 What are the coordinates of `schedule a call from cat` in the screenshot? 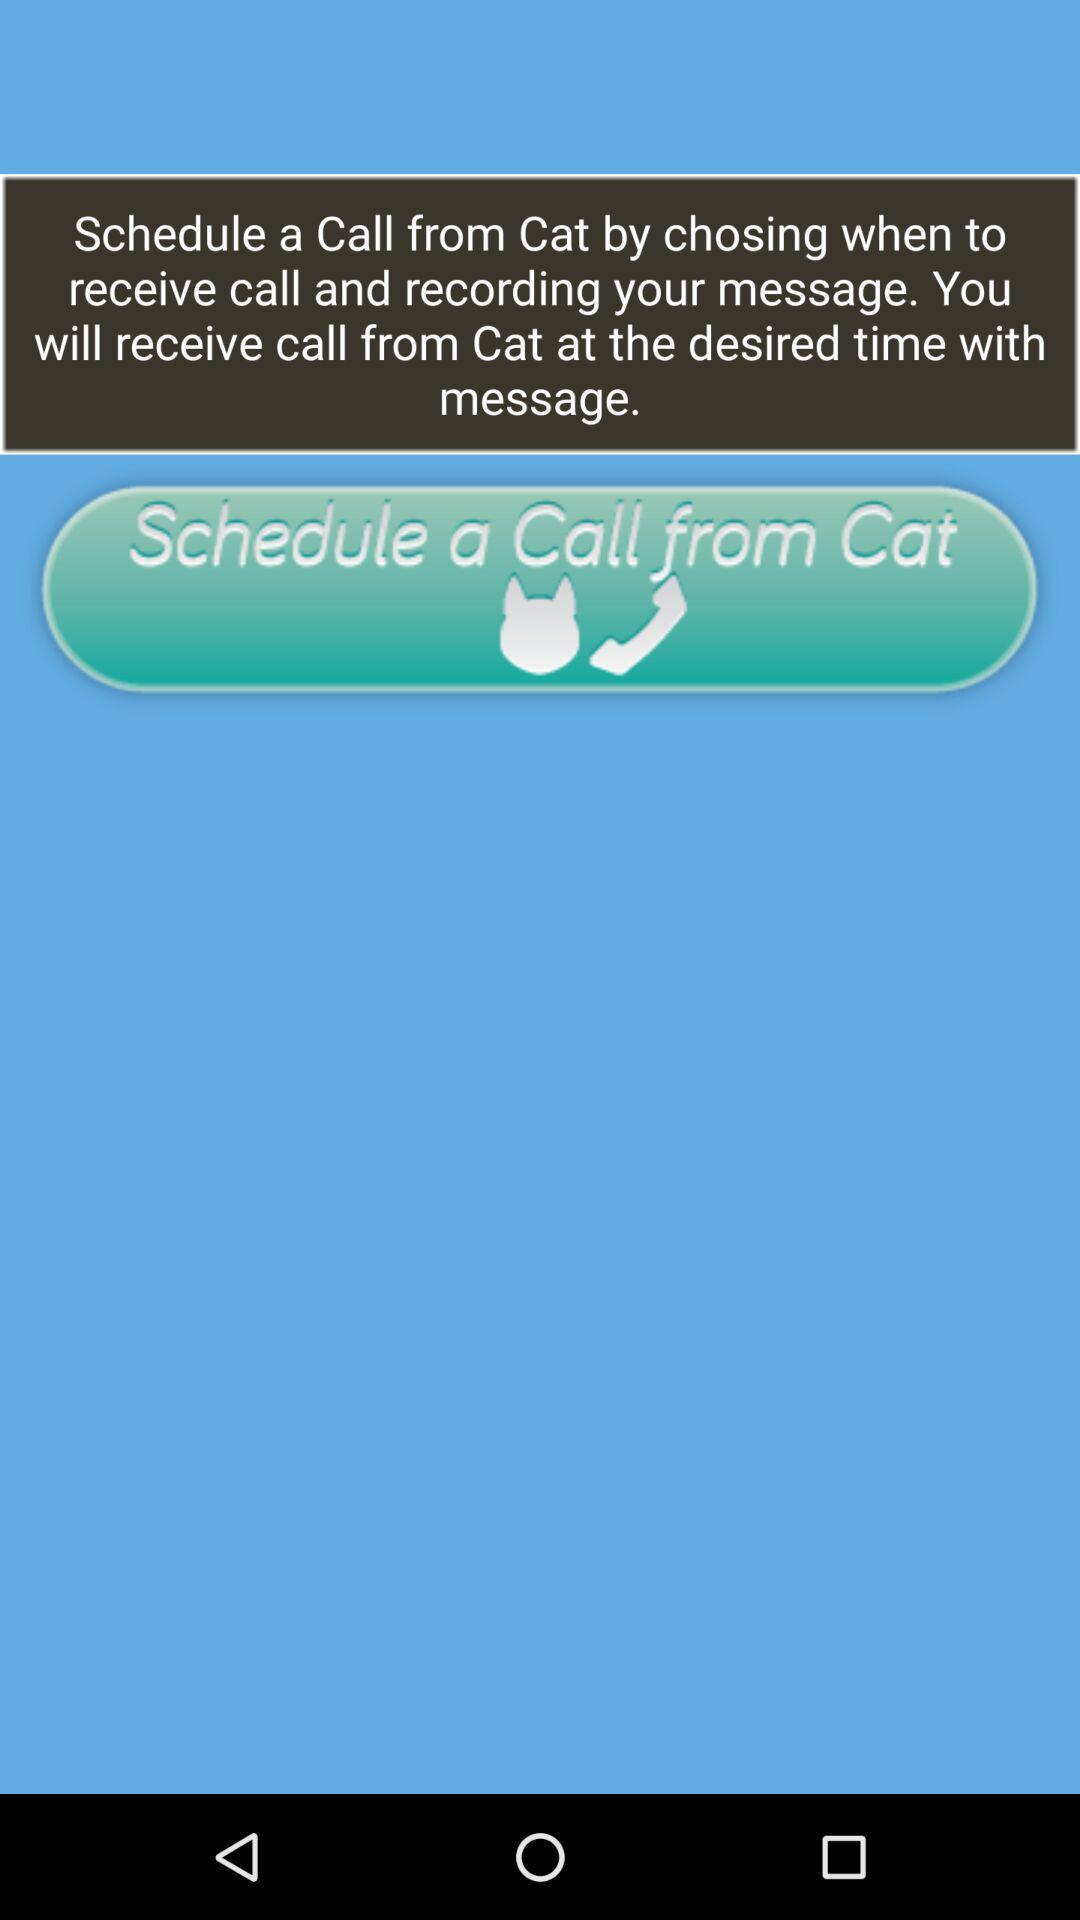 It's located at (538, 587).